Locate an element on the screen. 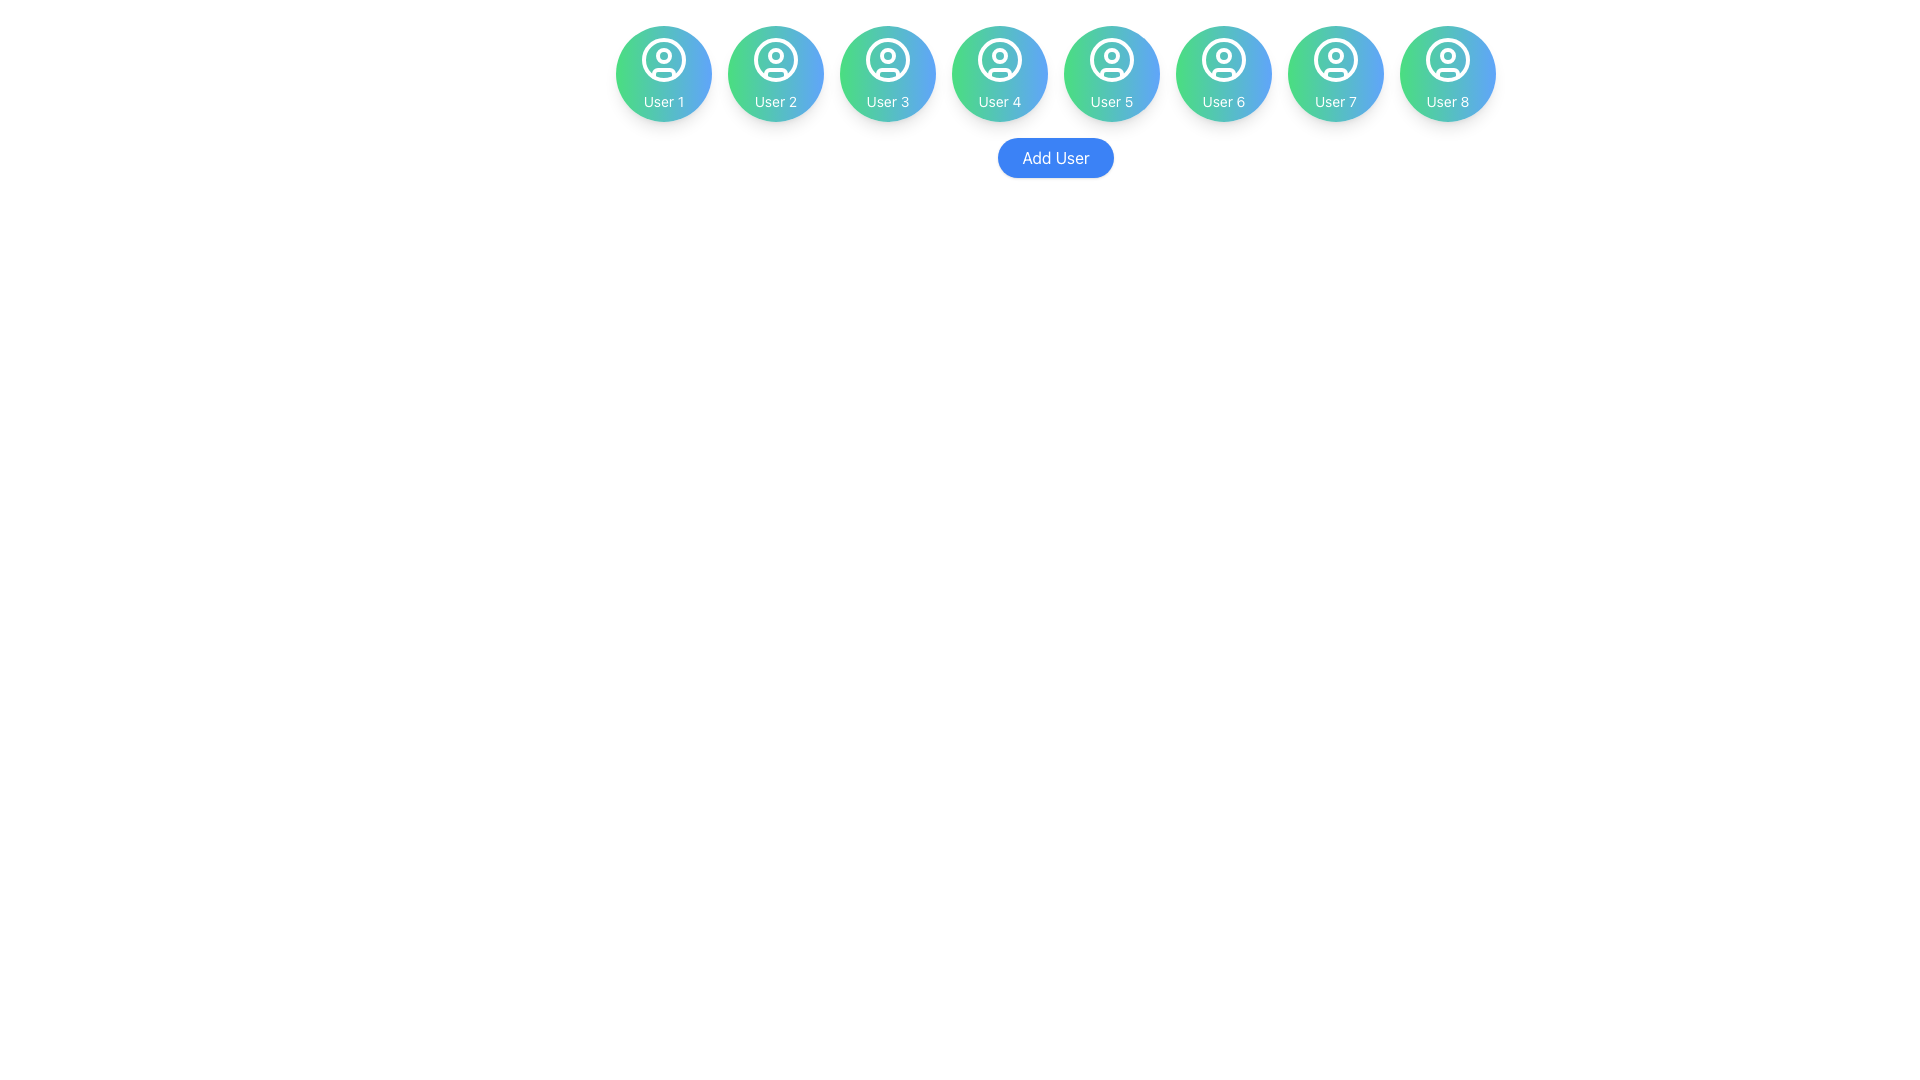 This screenshot has width=1920, height=1080. text 'User 6' displayed within the sixth circular user button from the left, located at the bottom center of the rounded colorful button is located at coordinates (1223, 101).